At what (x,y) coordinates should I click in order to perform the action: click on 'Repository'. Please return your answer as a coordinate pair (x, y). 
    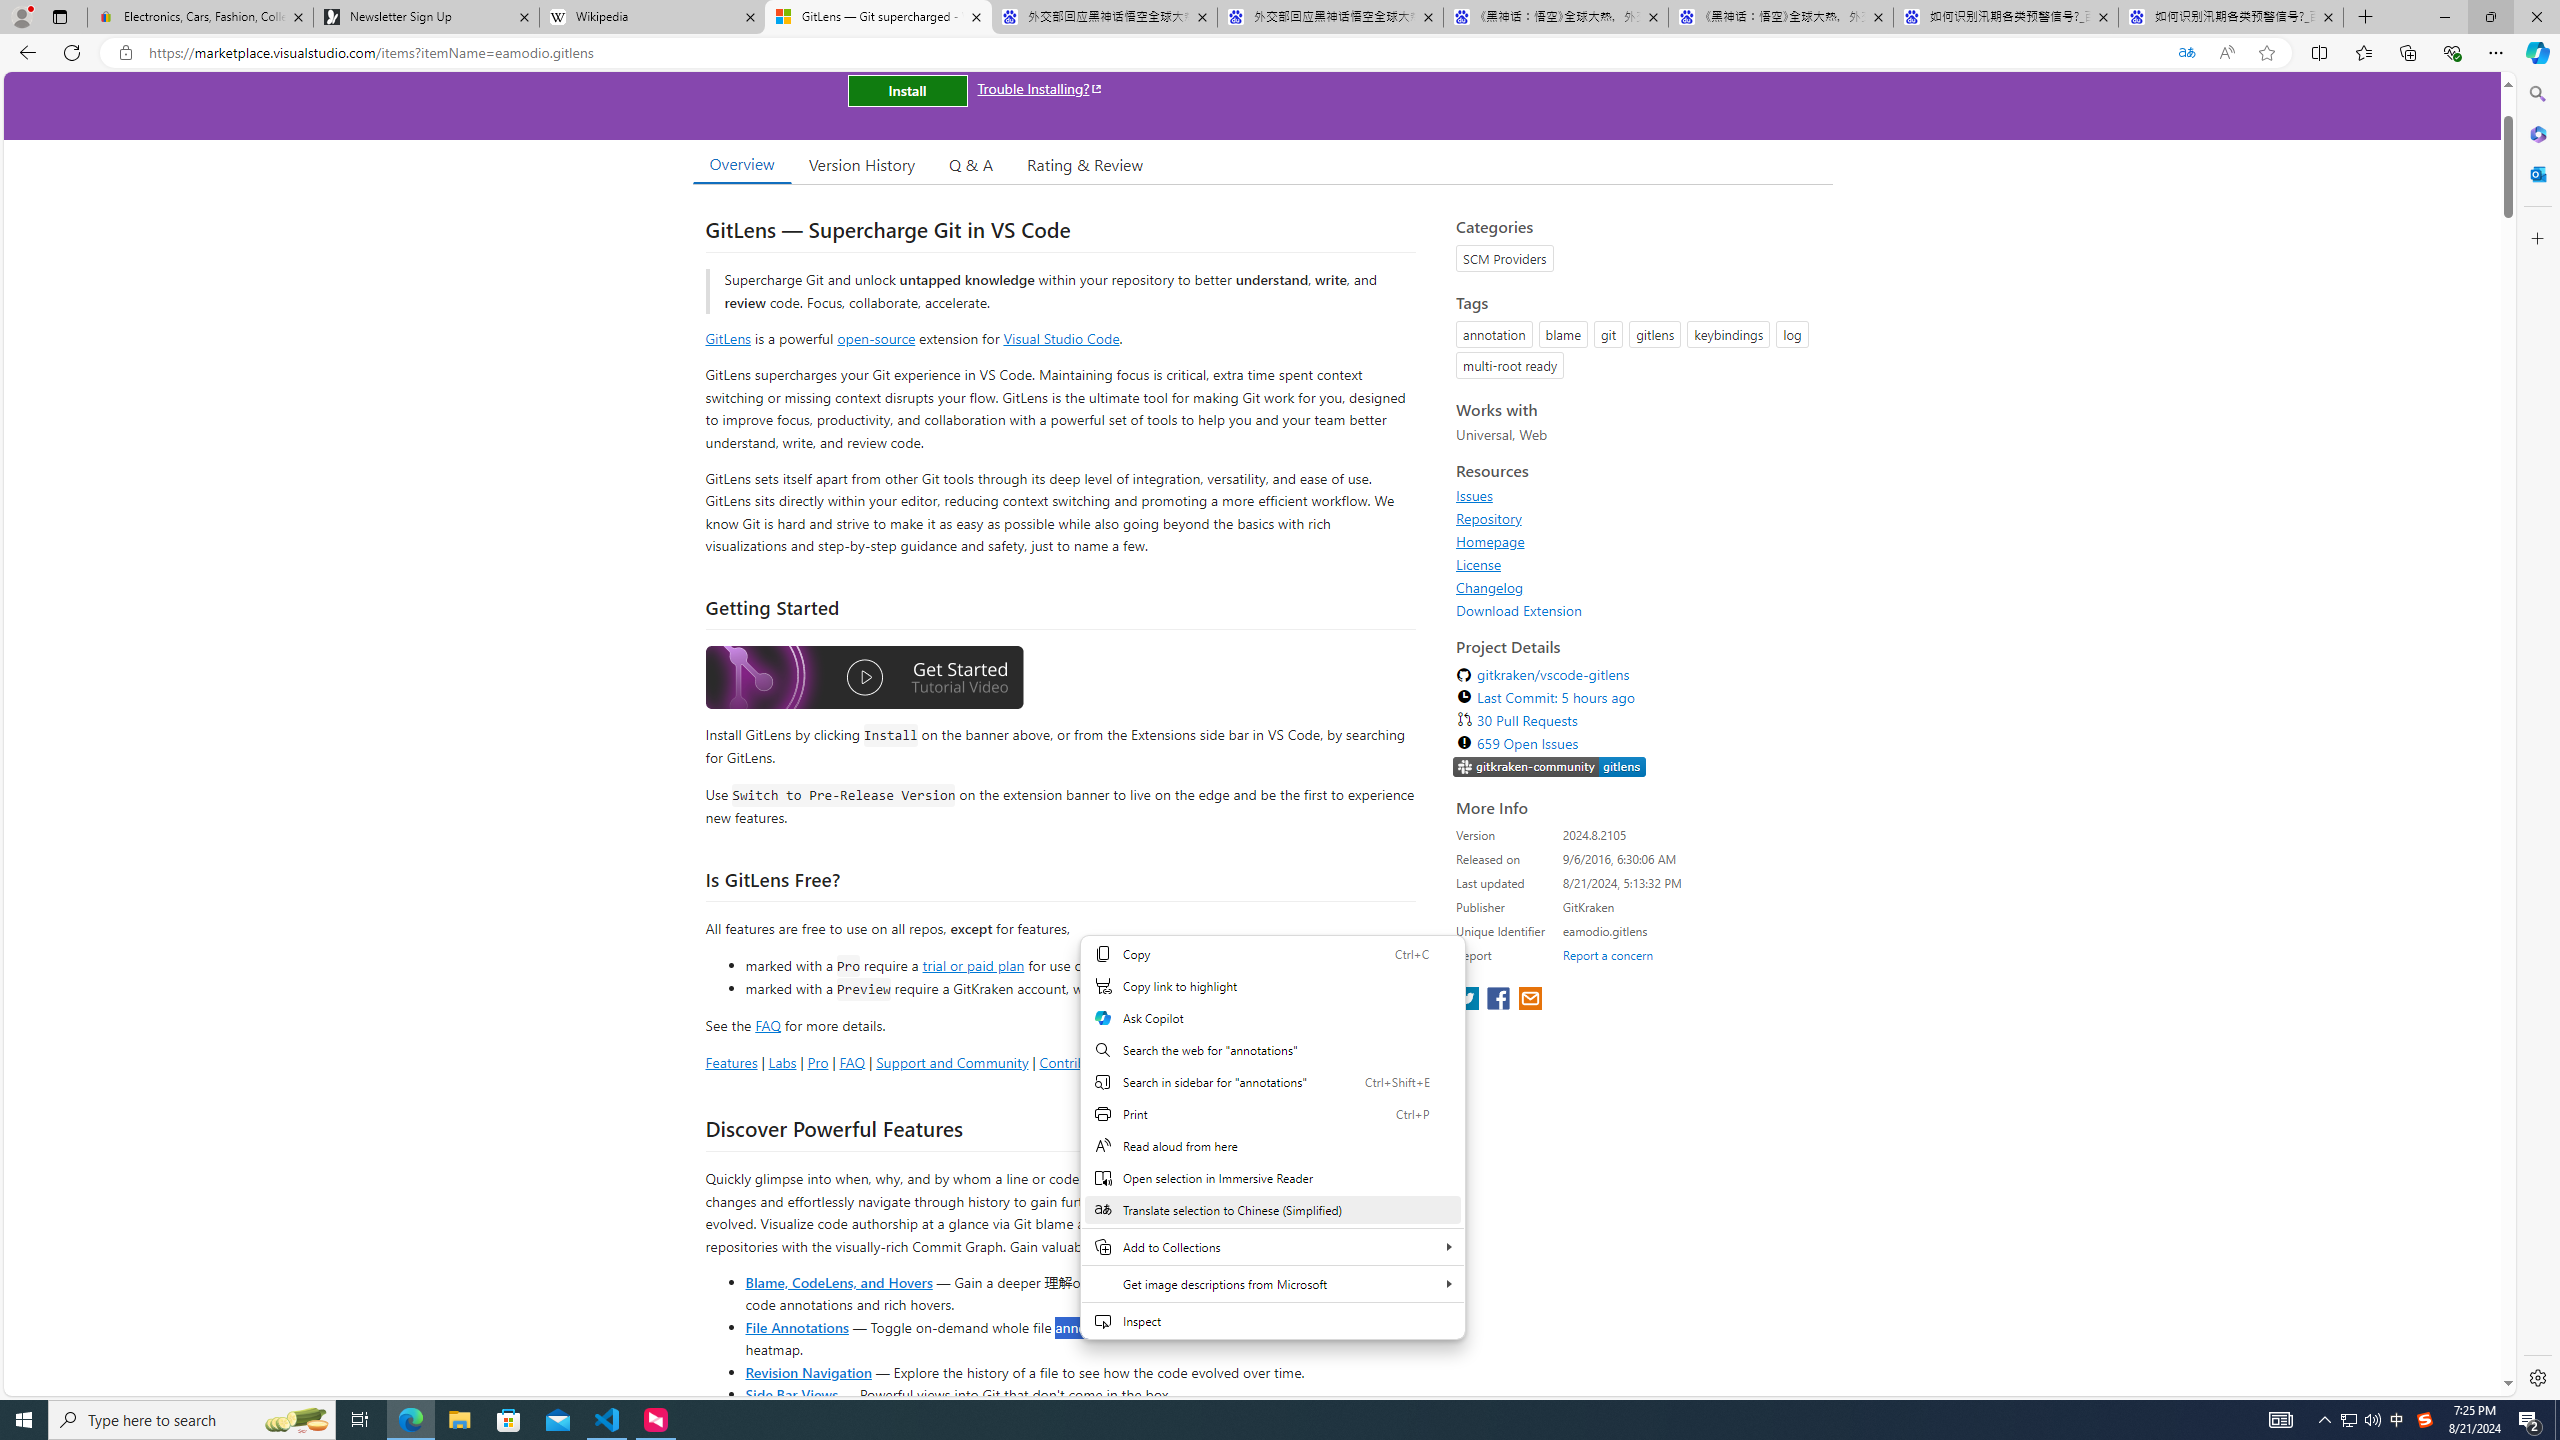
    Looking at the image, I should click on (1488, 517).